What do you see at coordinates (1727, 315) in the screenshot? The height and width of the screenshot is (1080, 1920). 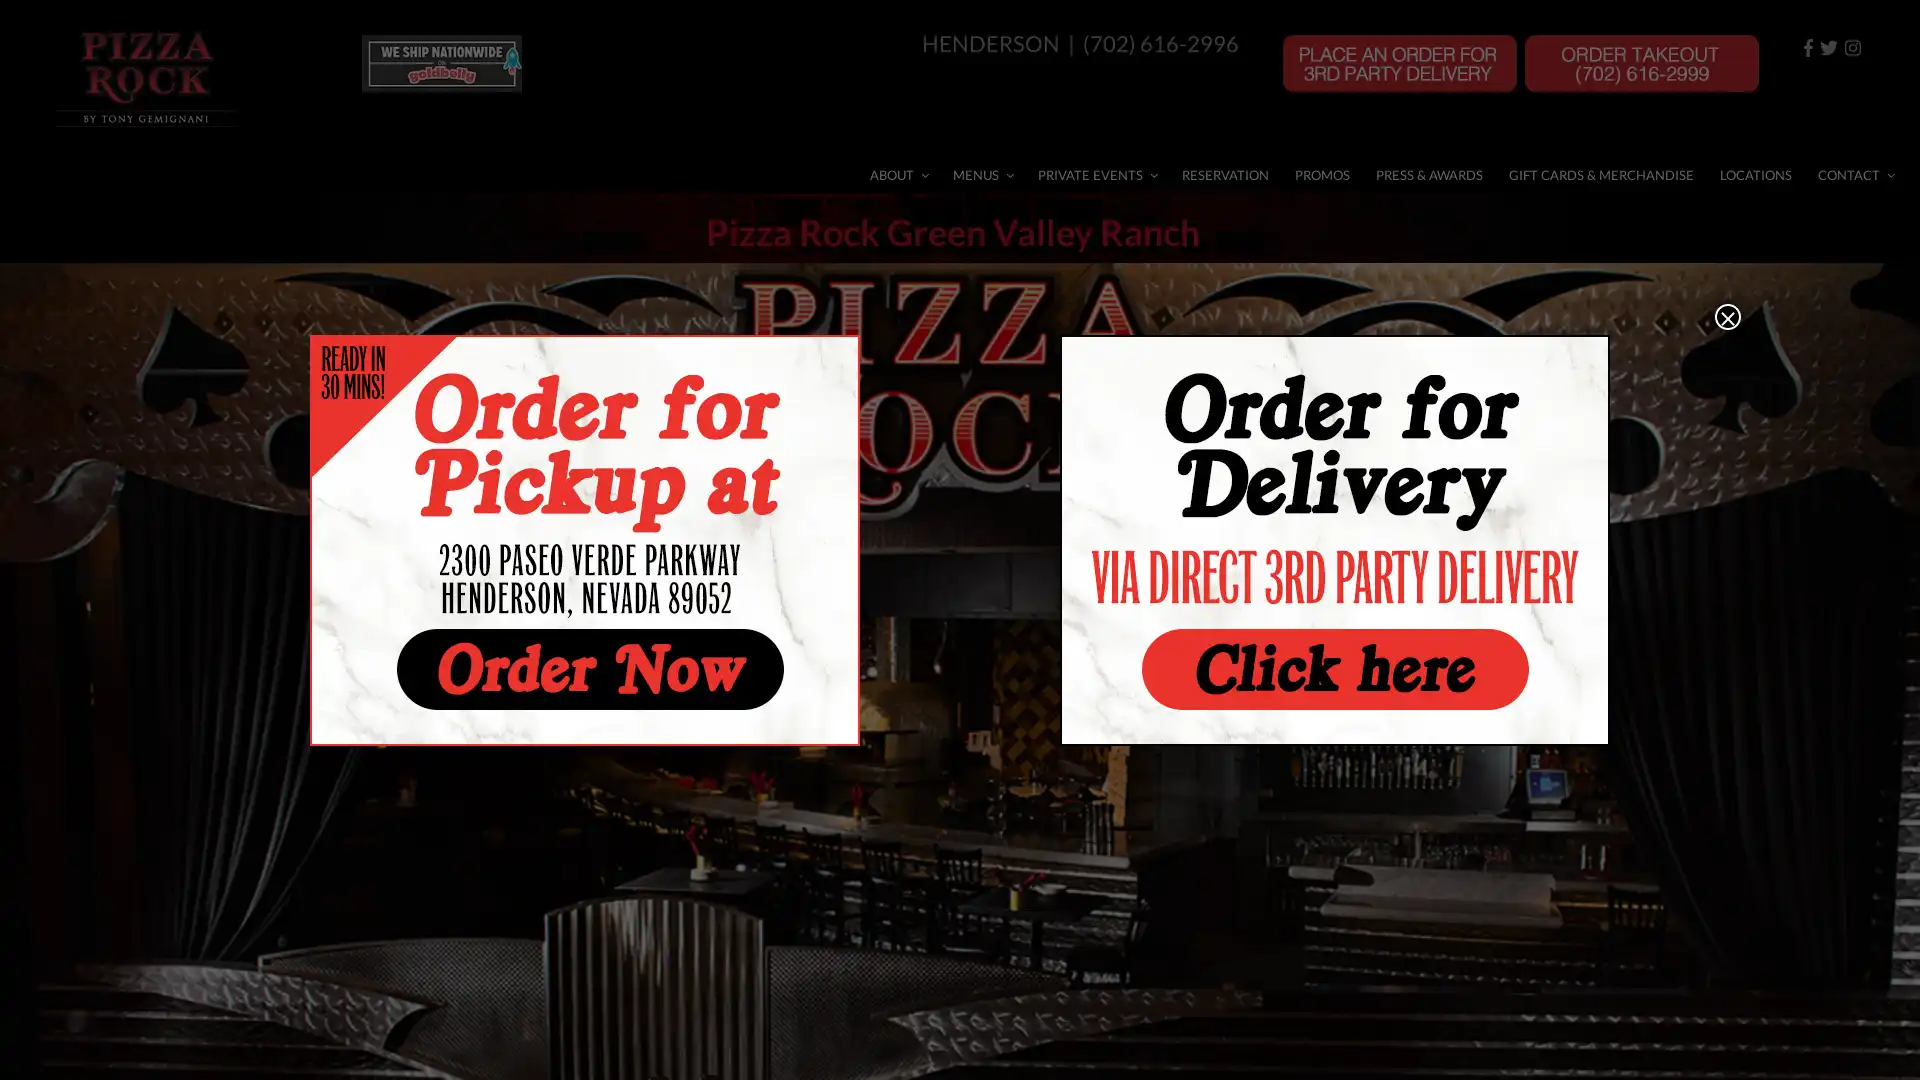 I see `Close` at bounding box center [1727, 315].